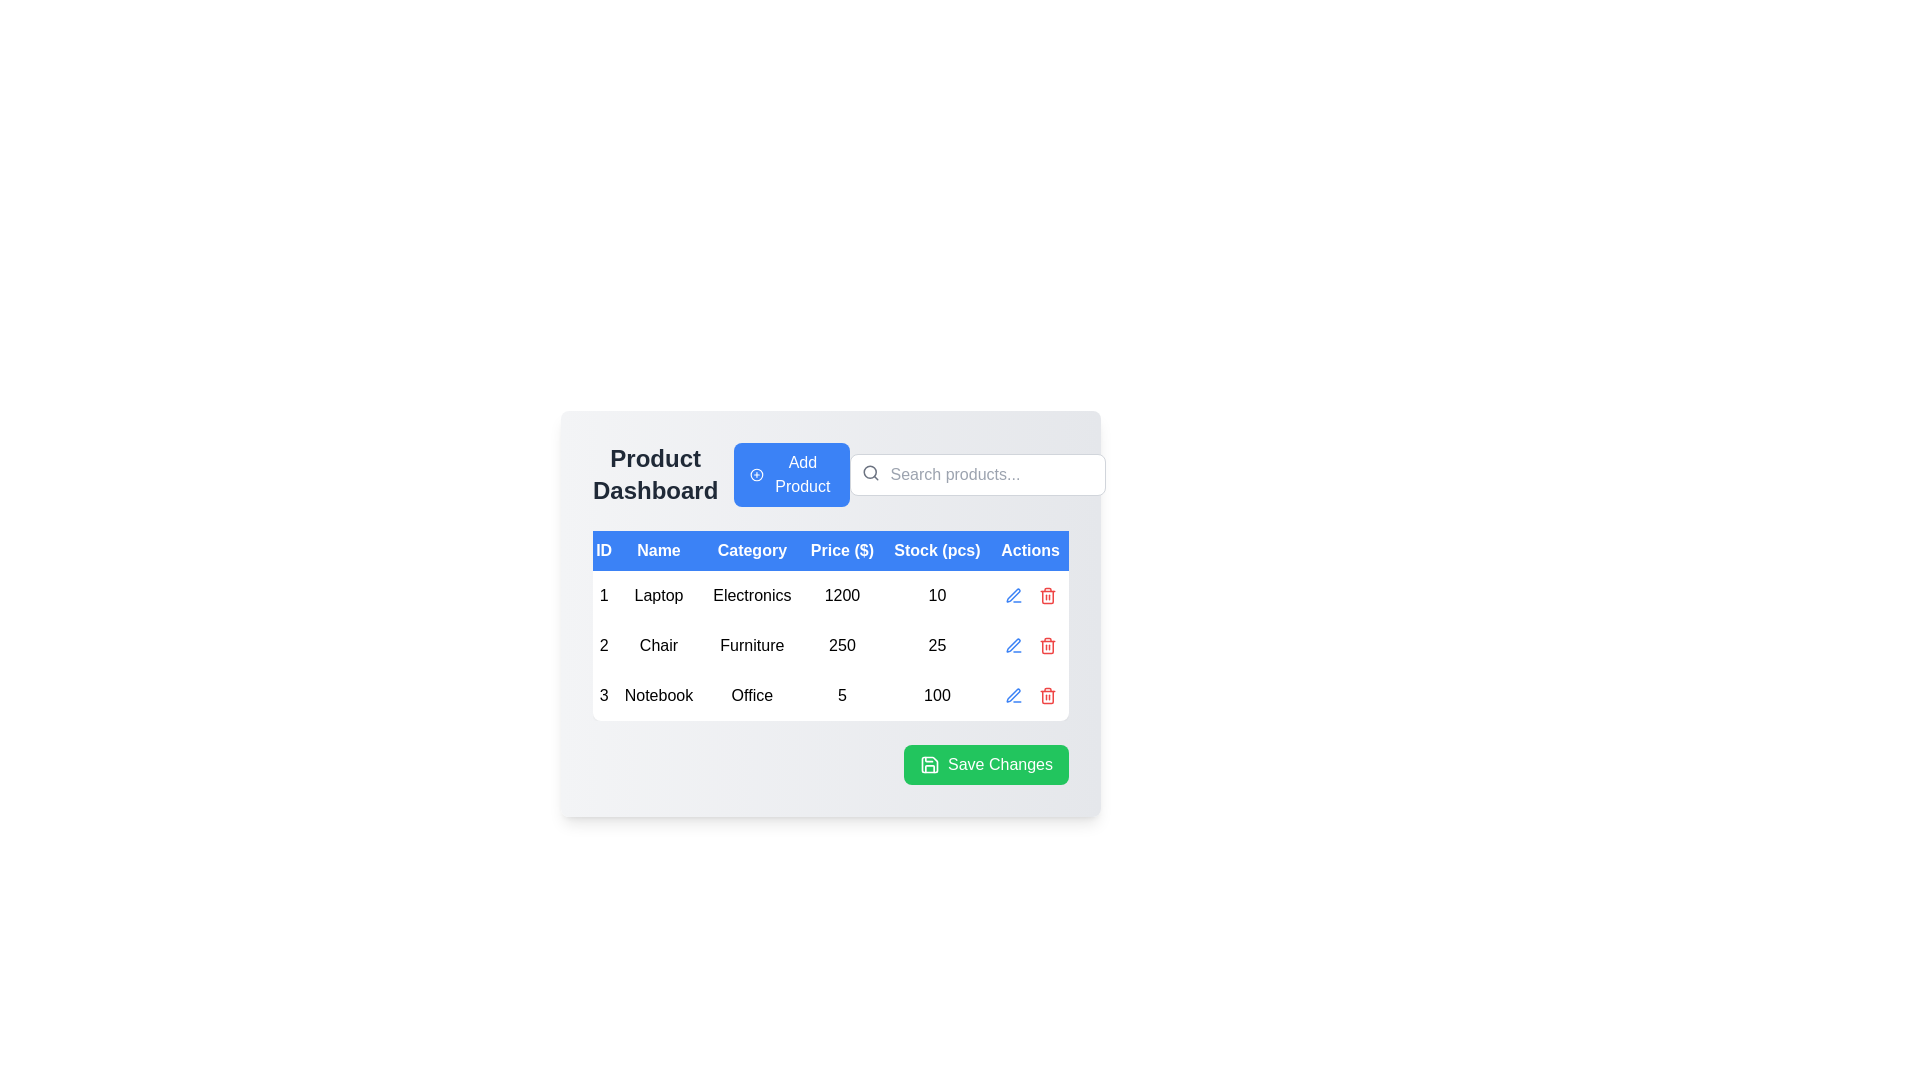 The width and height of the screenshot is (1920, 1080). What do you see at coordinates (1013, 595) in the screenshot?
I see `the edit button icon located in the 'Actions' column of the first row in the table` at bounding box center [1013, 595].